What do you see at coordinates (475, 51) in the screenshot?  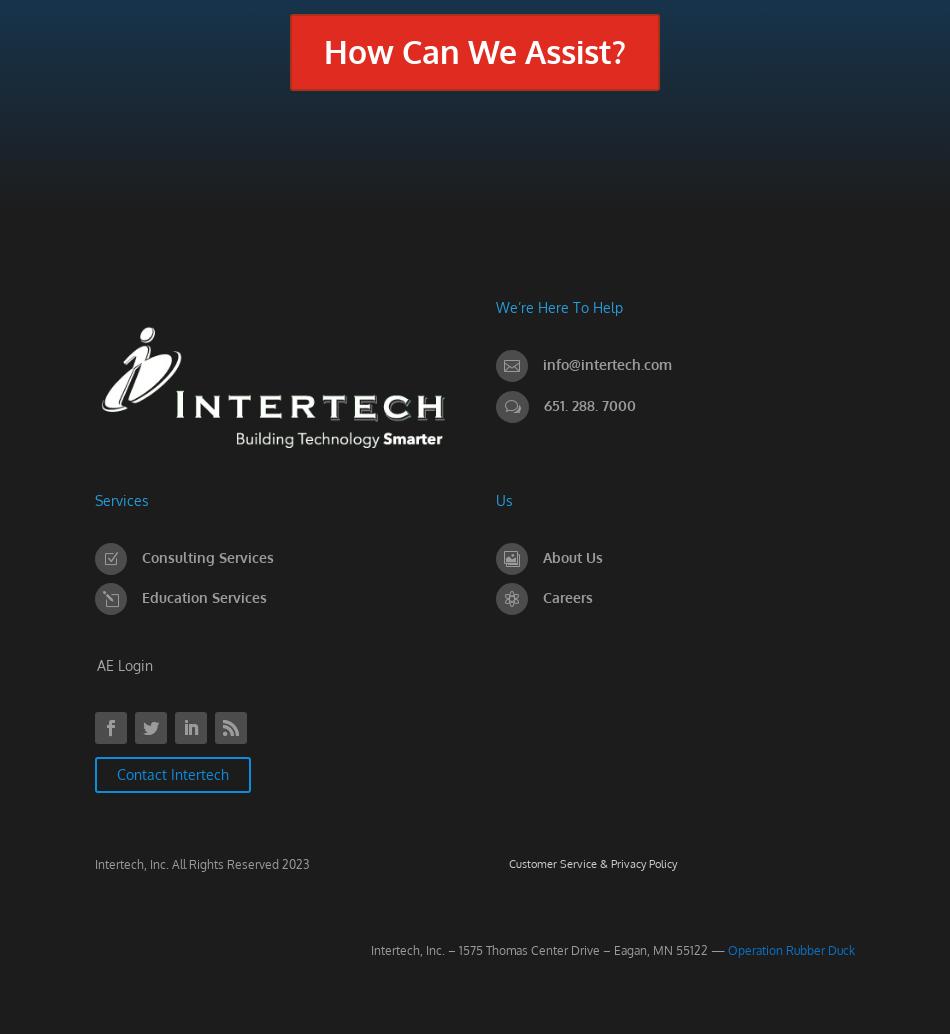 I see `'How Can We Assist?'` at bounding box center [475, 51].